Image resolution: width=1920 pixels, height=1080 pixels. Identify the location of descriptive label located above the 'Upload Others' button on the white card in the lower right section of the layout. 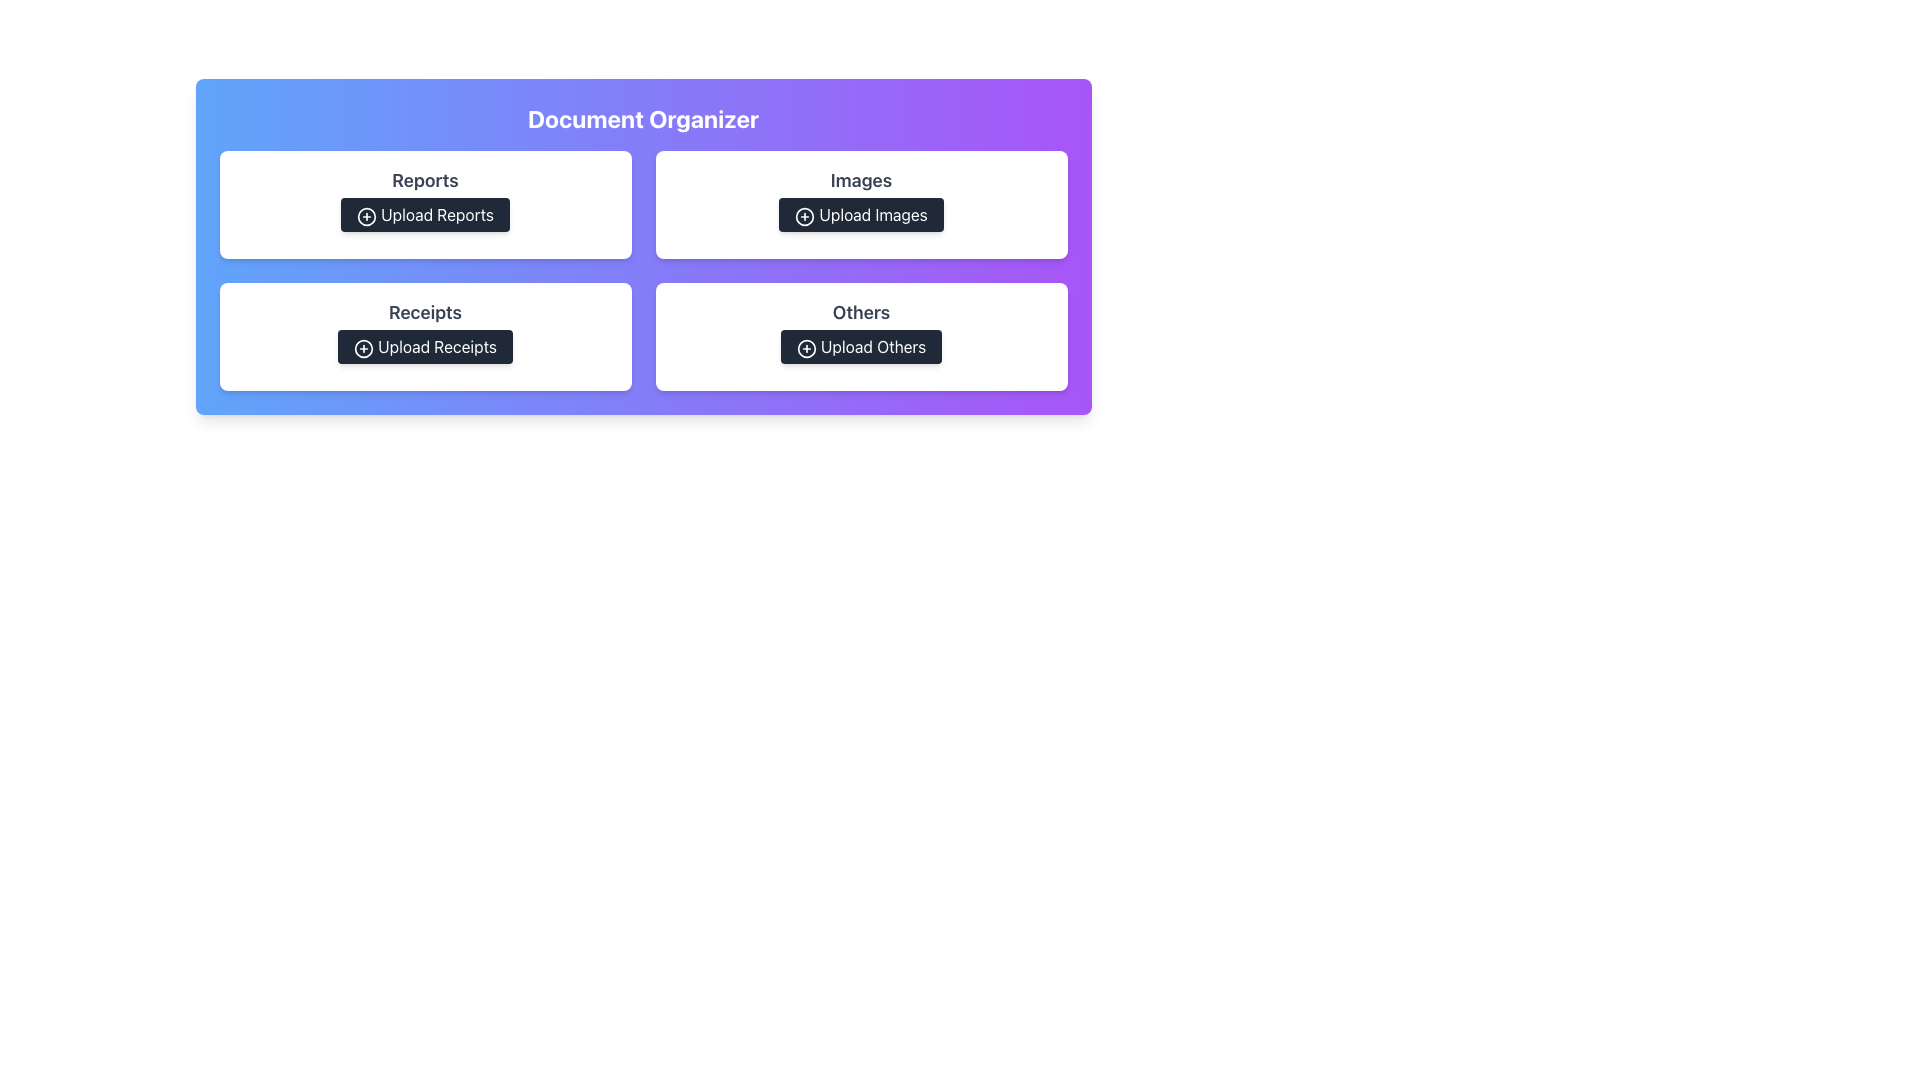
(861, 312).